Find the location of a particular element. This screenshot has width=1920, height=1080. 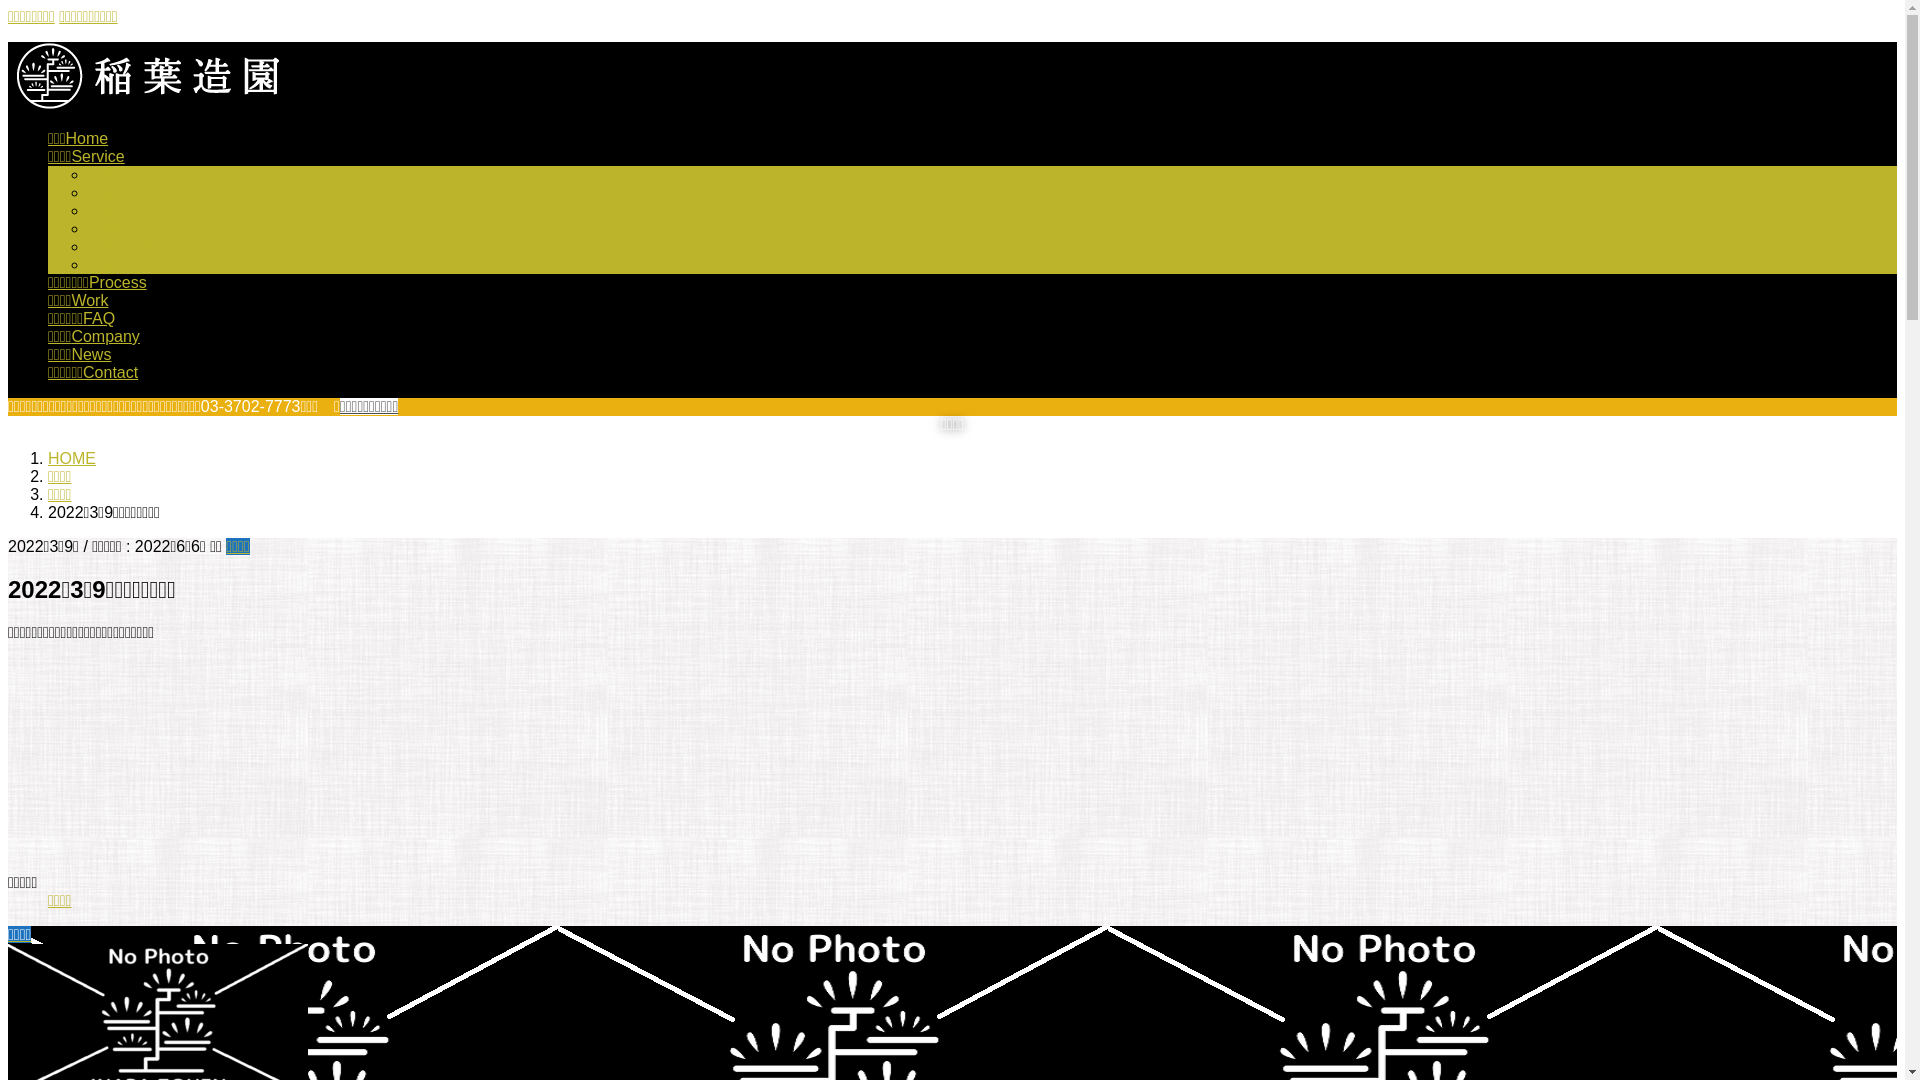

'HOME' is located at coordinates (48, 458).